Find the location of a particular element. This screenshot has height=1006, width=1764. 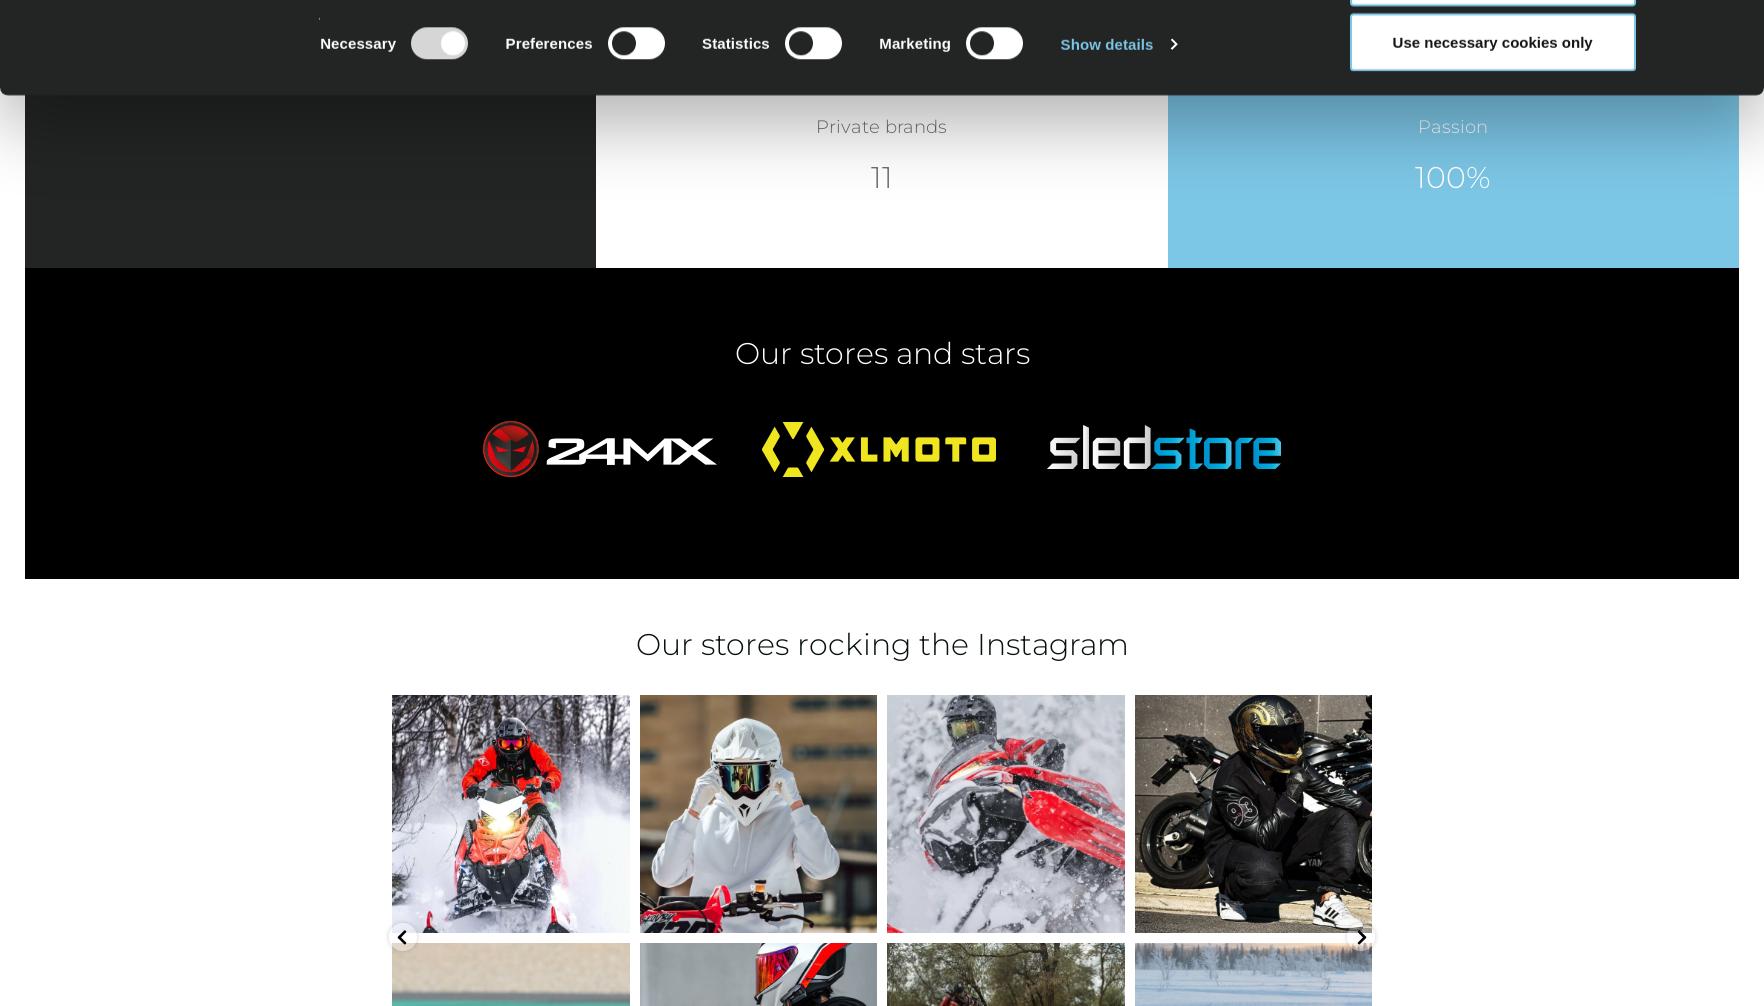

'Our stores and stars' is located at coordinates (881, 351).